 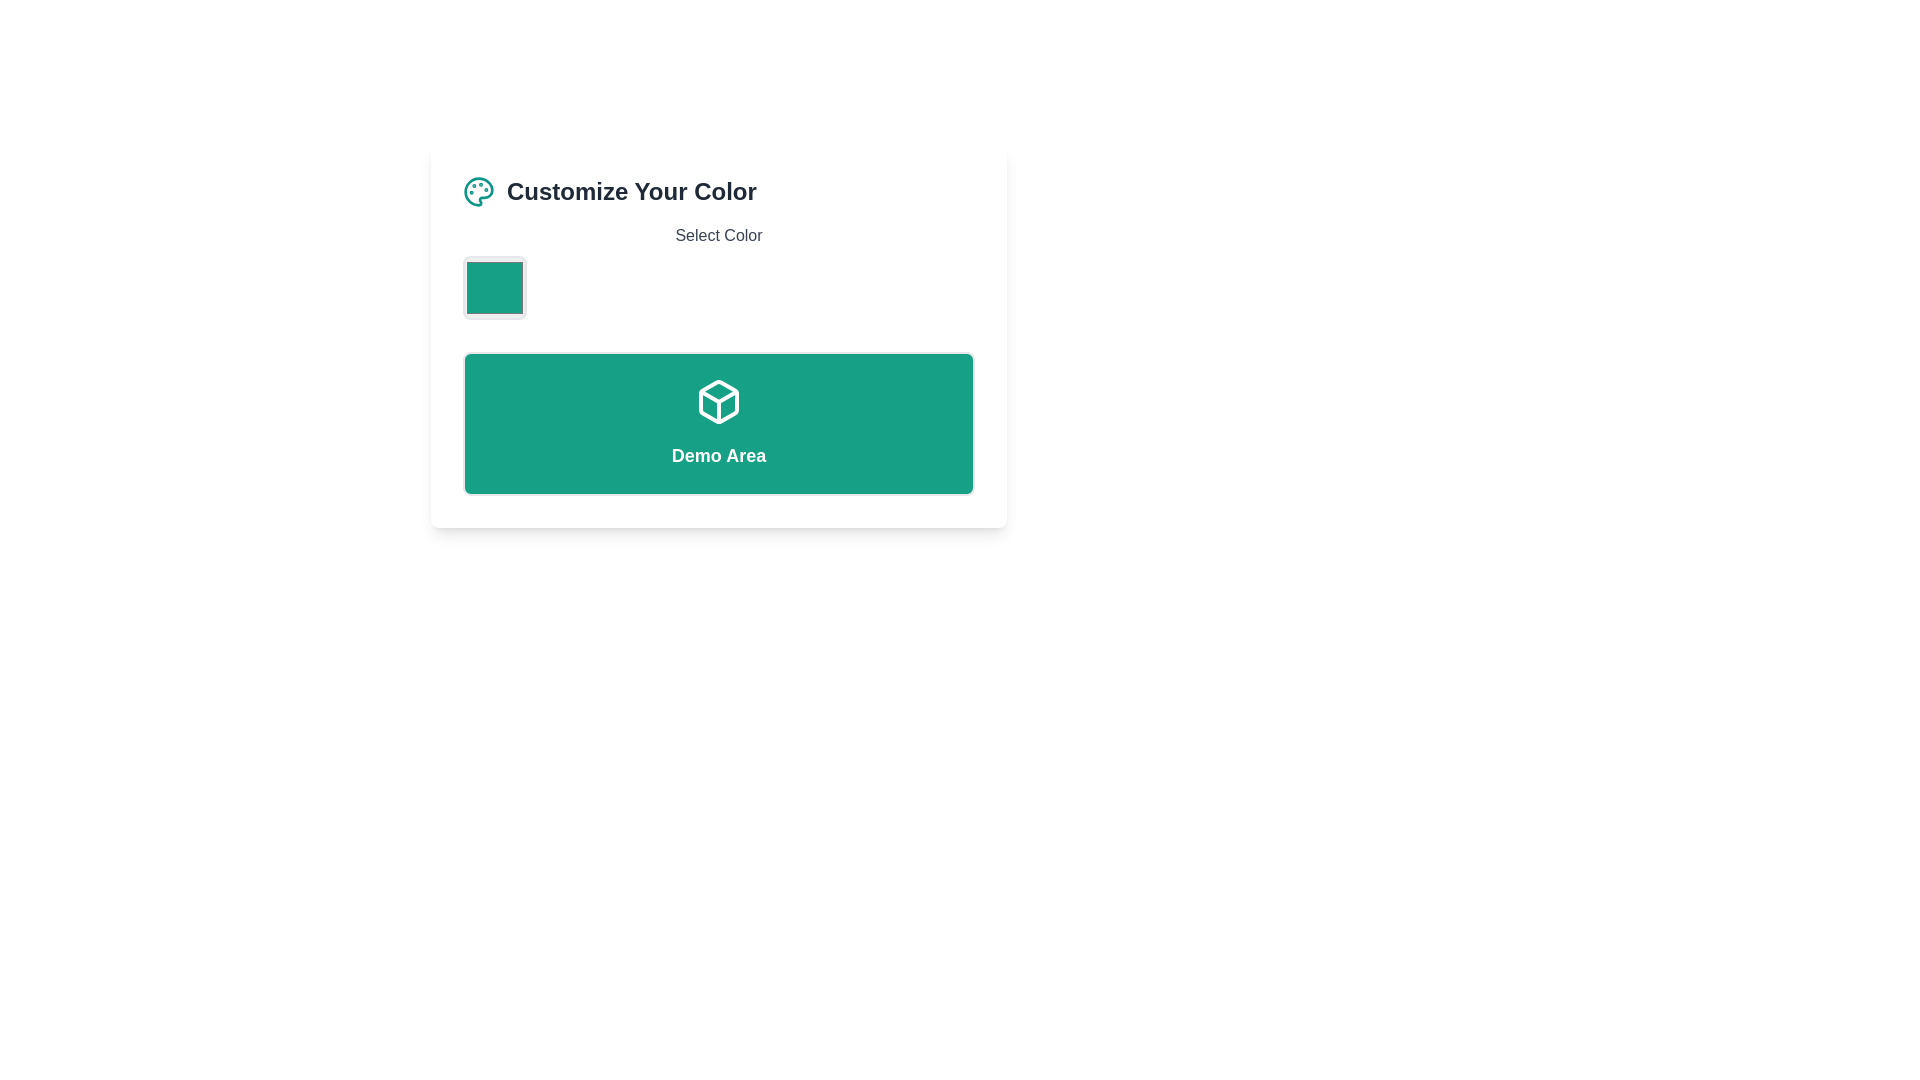 What do you see at coordinates (478, 192) in the screenshot?
I see `visual representation of the painter's palette icon, which is teal and has a circular shape with small holes, located to the left of the 'Customize Your Color' text block` at bounding box center [478, 192].